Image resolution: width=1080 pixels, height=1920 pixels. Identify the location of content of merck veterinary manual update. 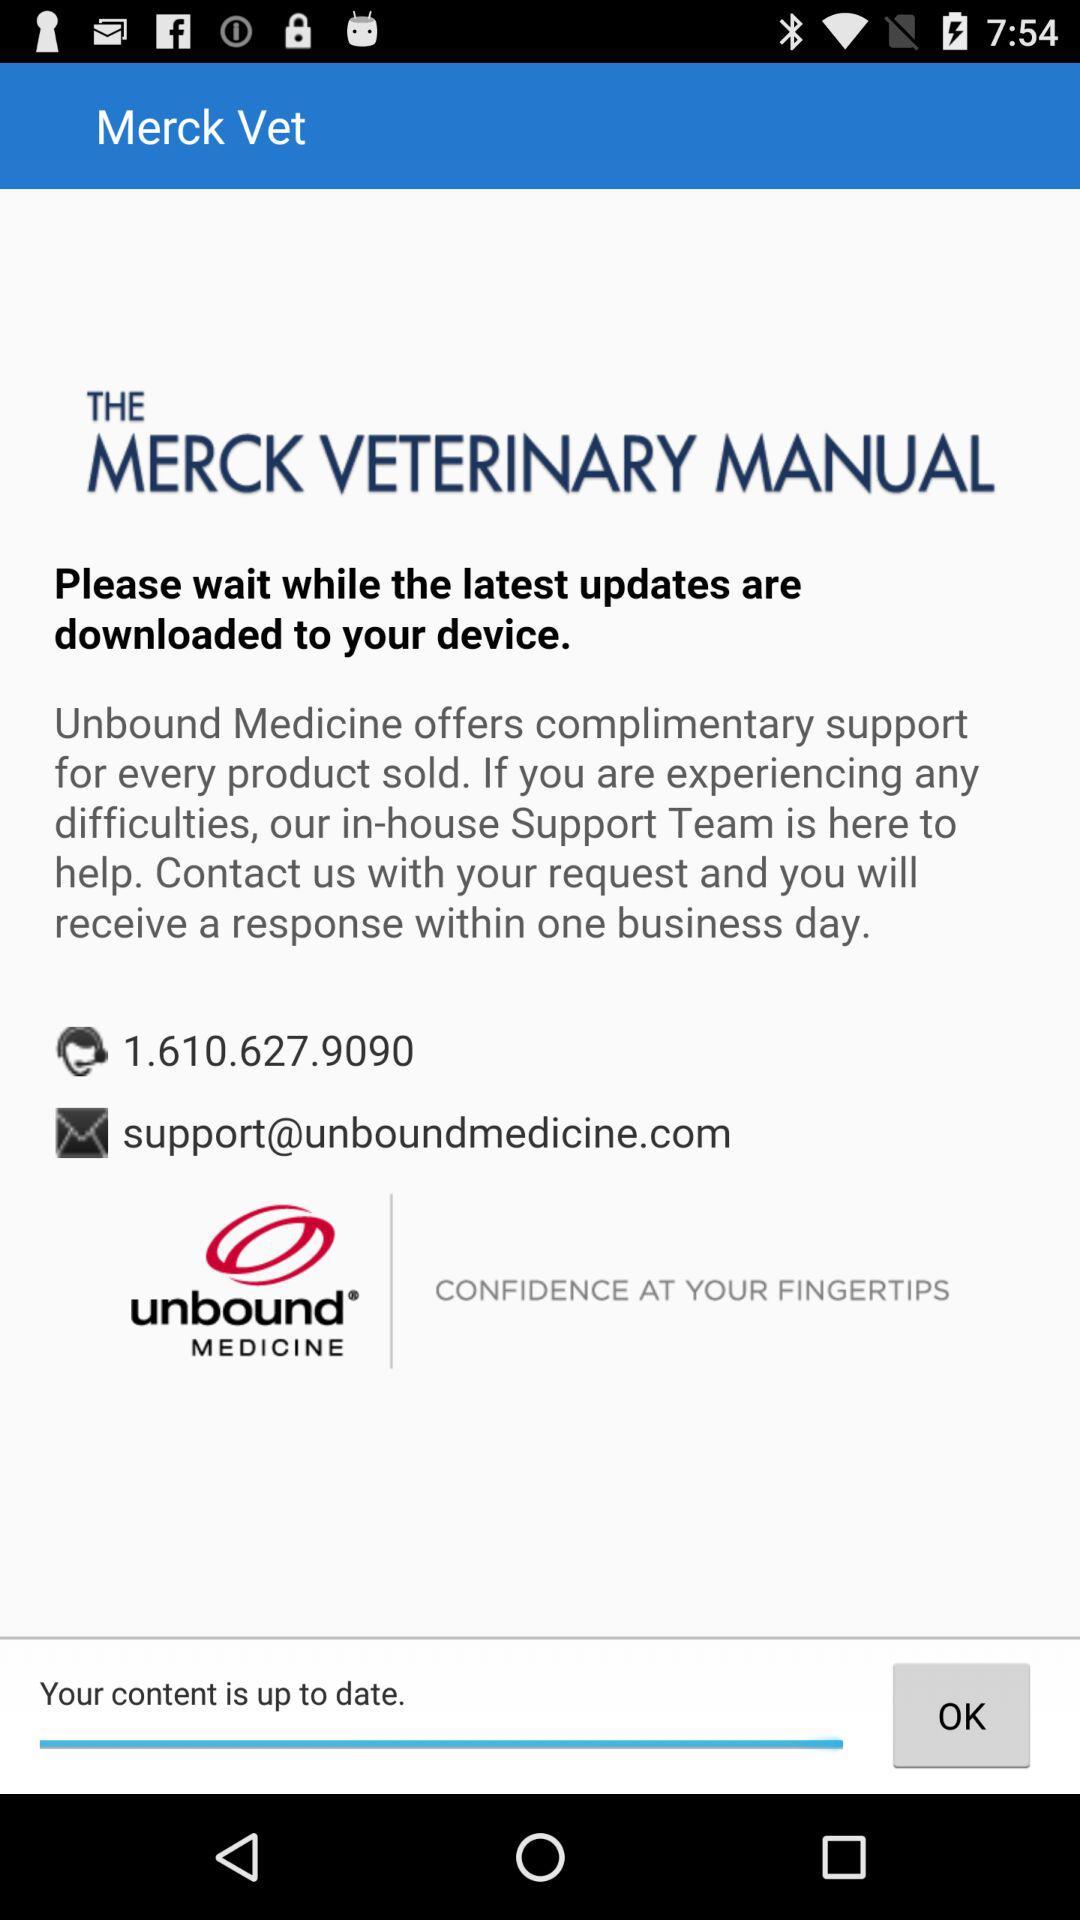
(540, 911).